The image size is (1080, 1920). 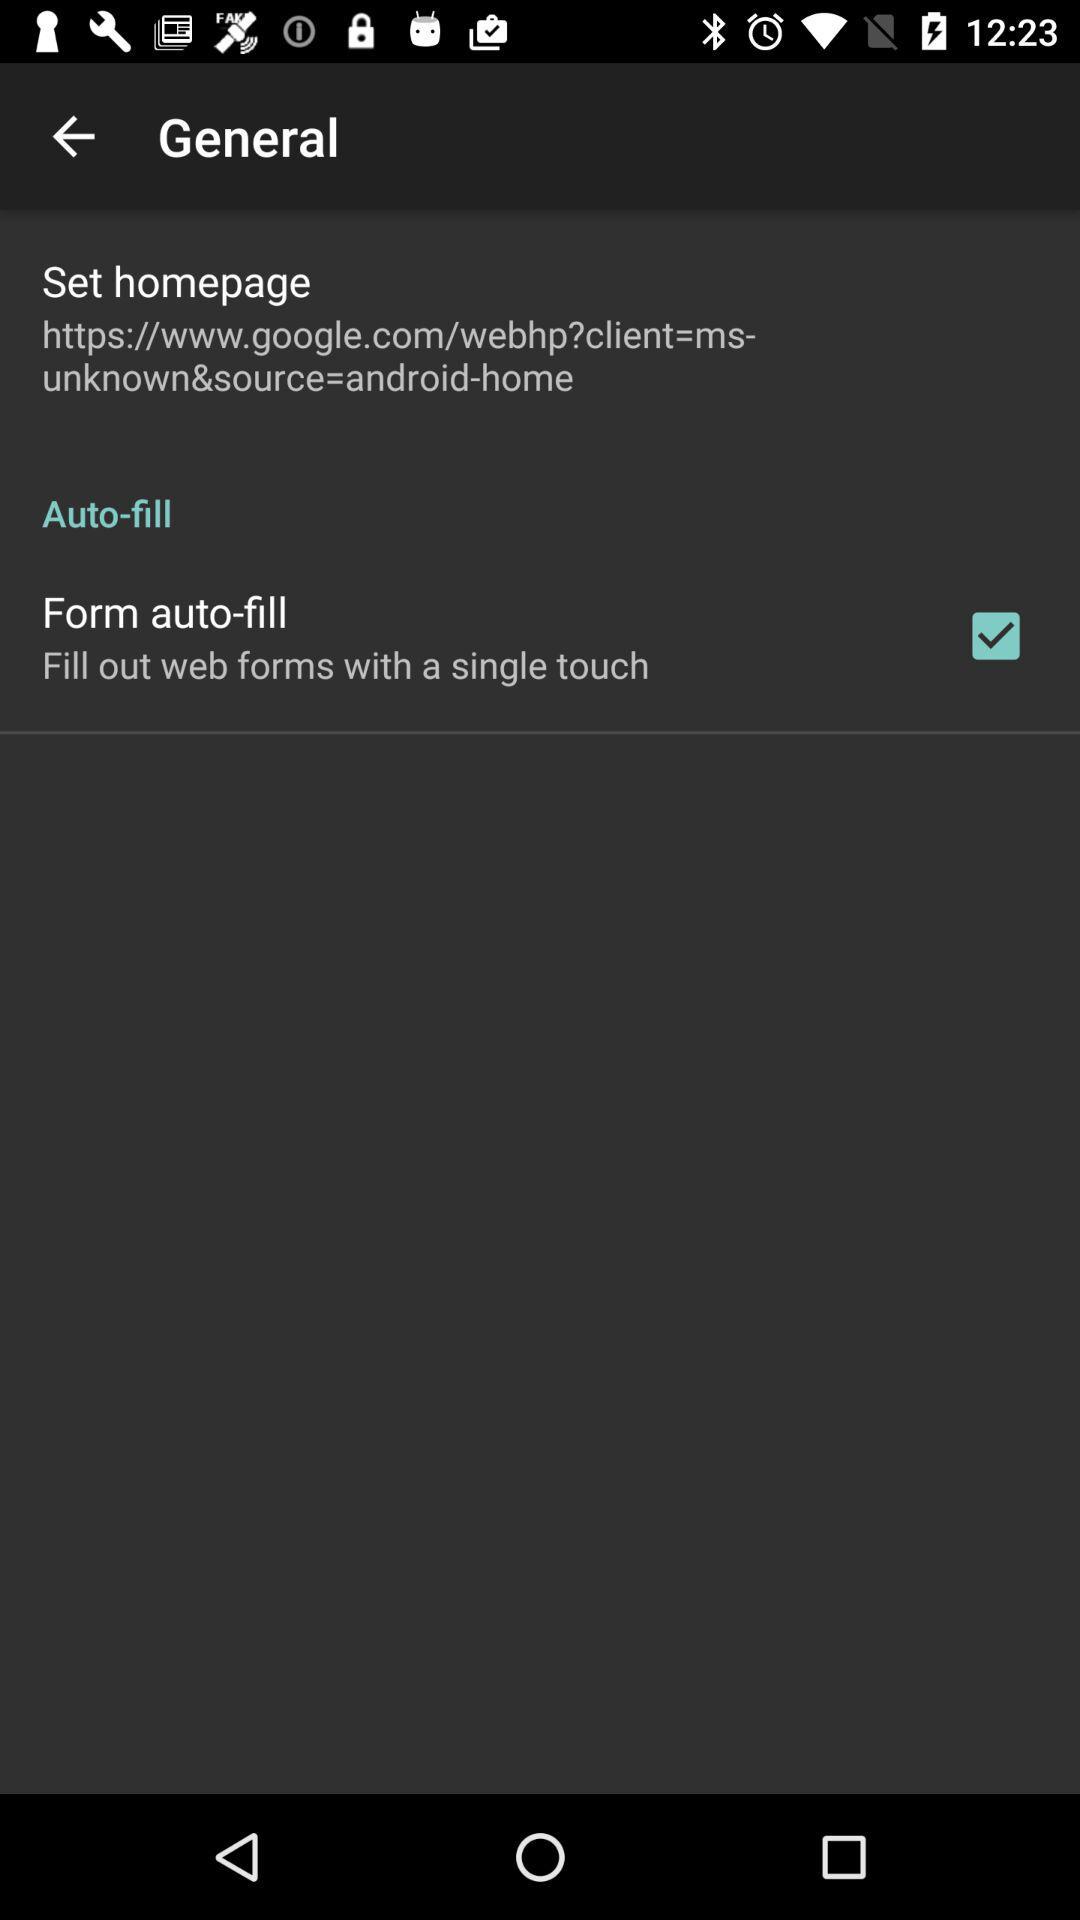 What do you see at coordinates (344, 664) in the screenshot?
I see `item below the form auto-fill app` at bounding box center [344, 664].